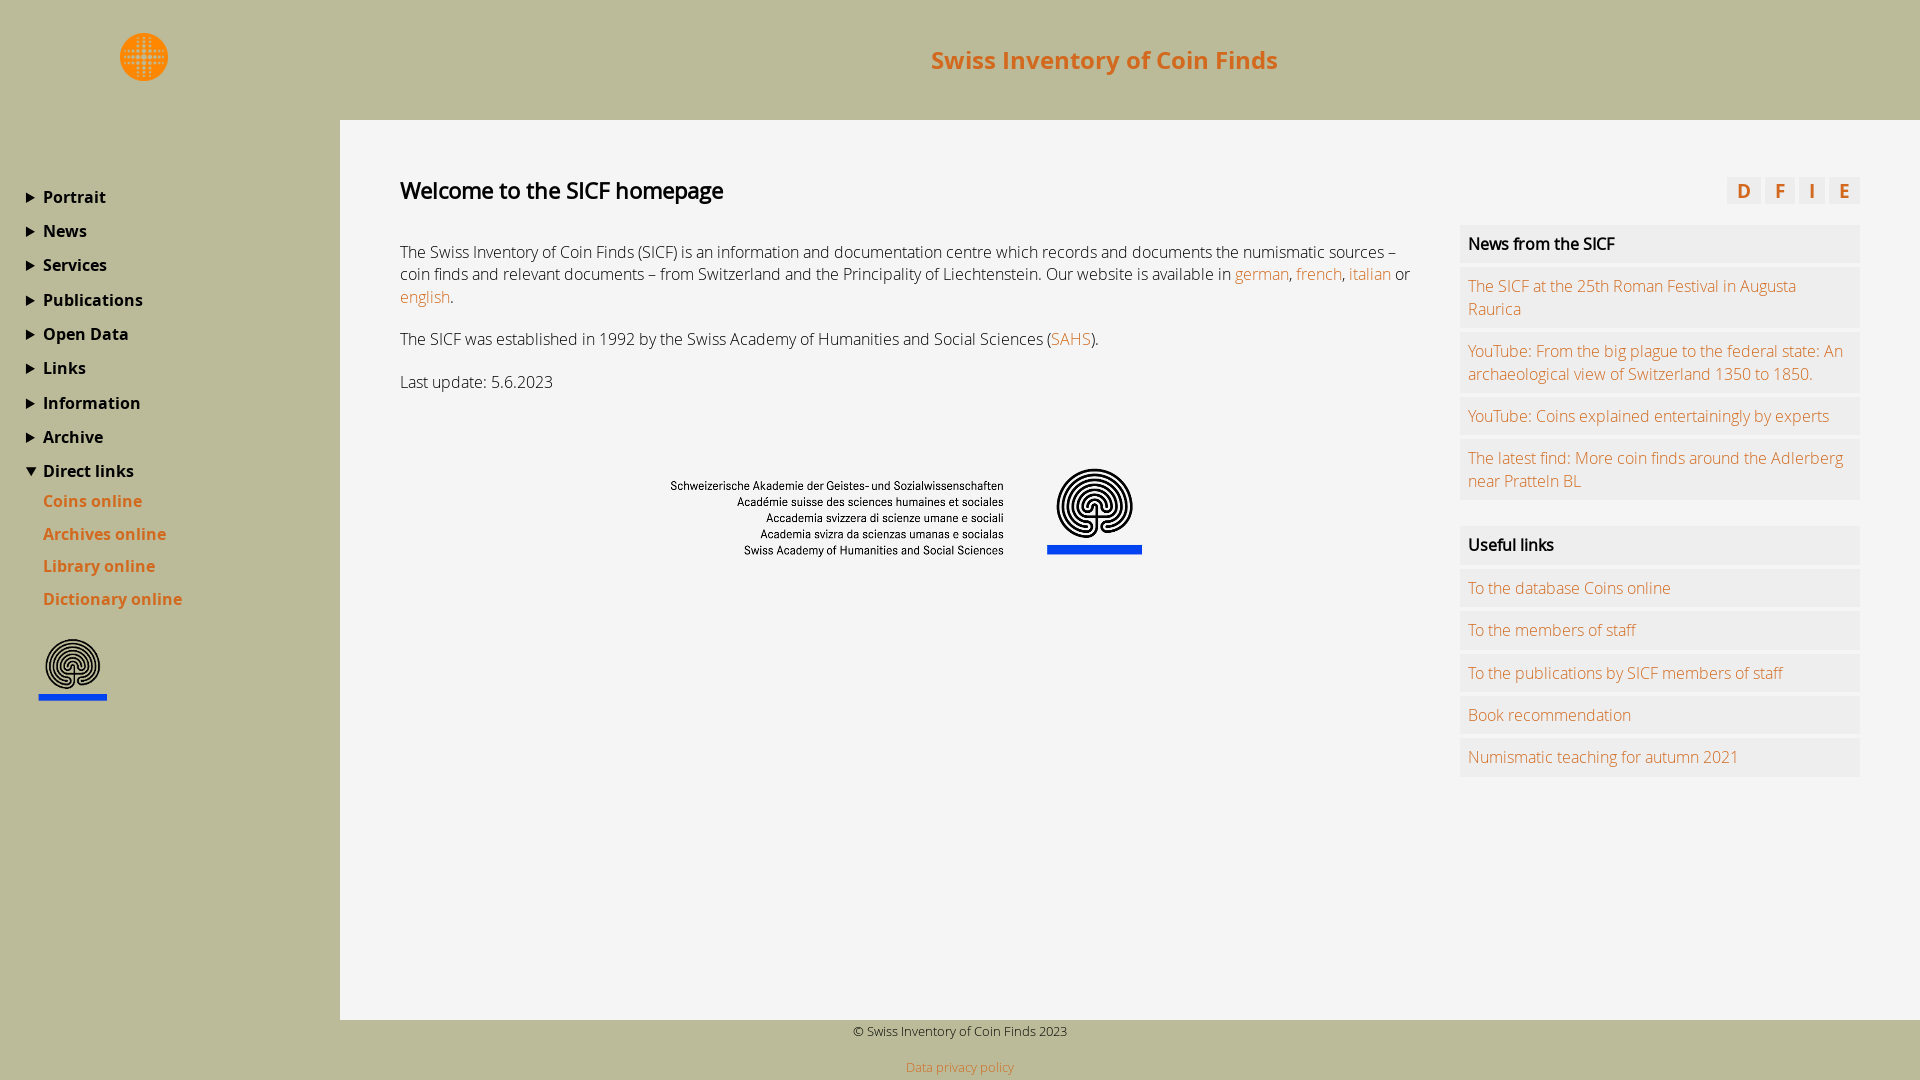 The height and width of the screenshot is (1080, 1920). Describe the element at coordinates (1368, 273) in the screenshot. I see `'italian'` at that location.